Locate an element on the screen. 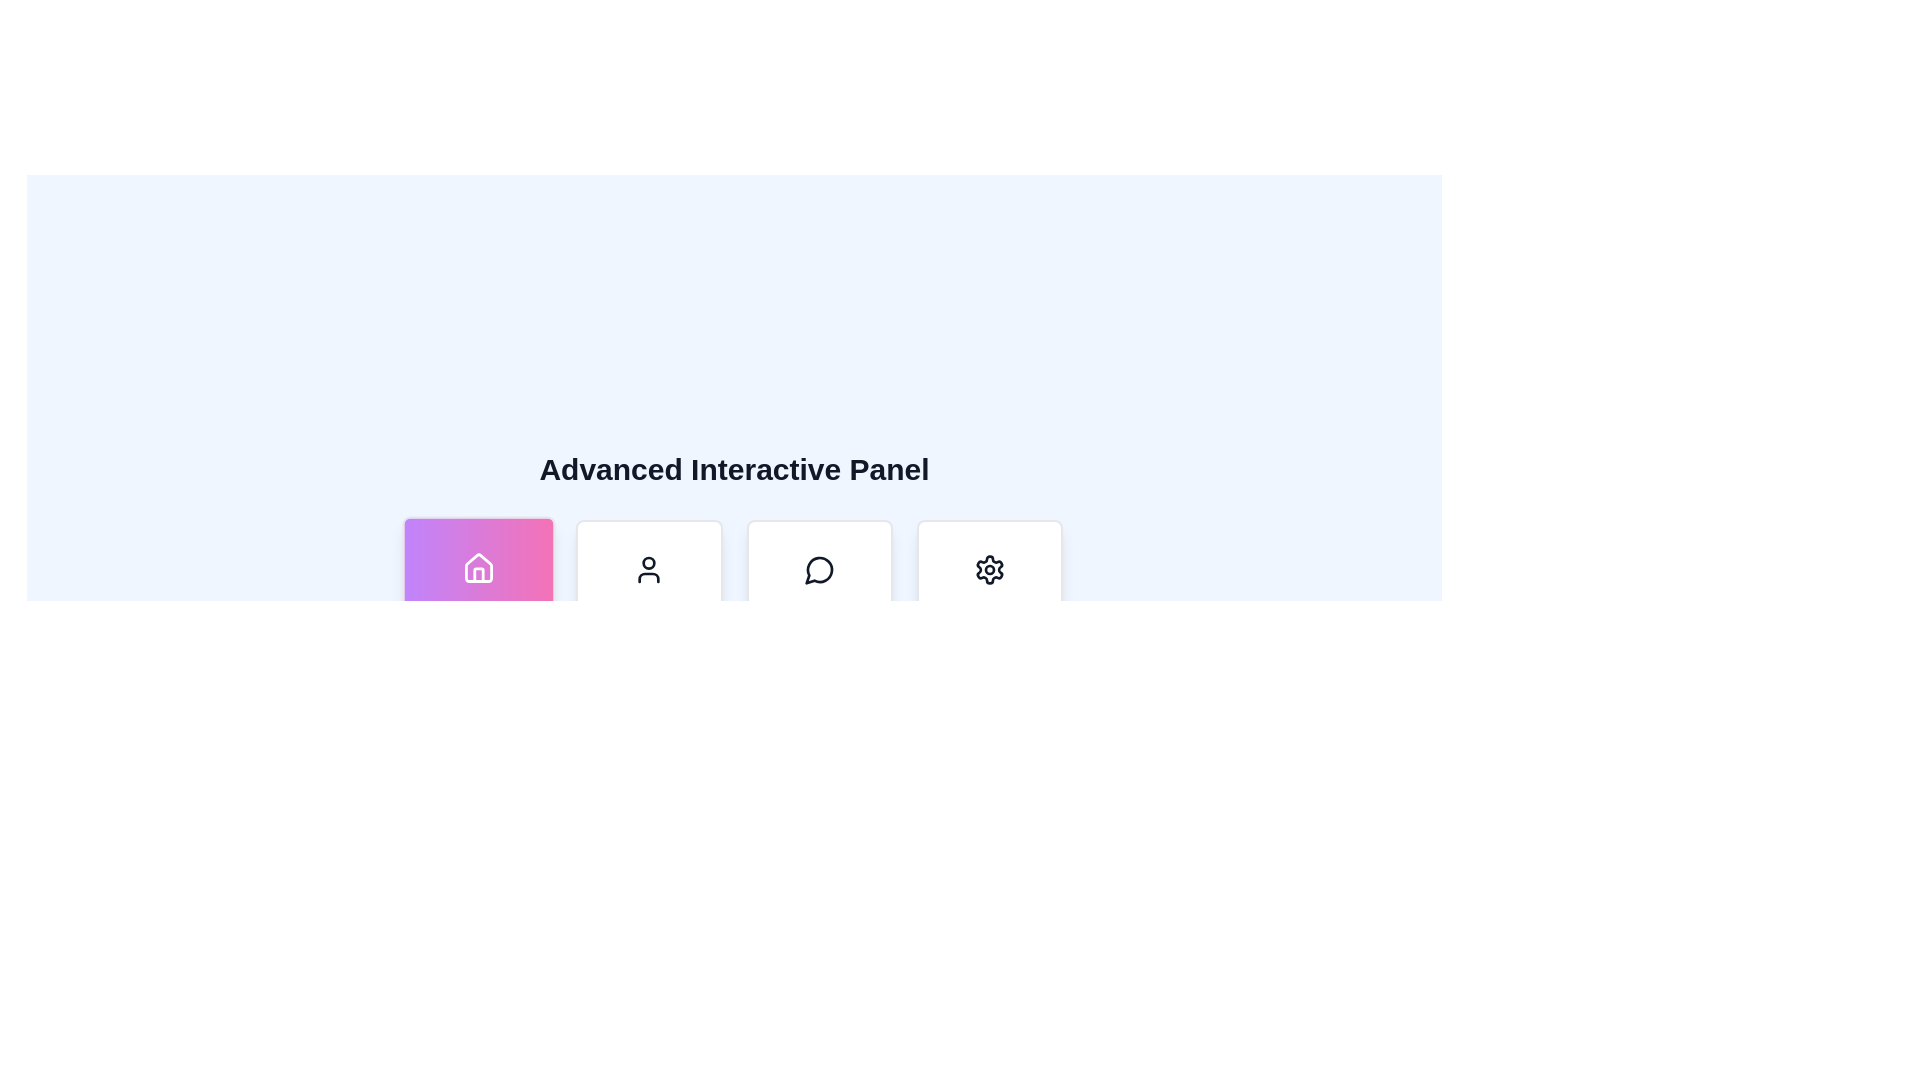 This screenshot has height=1080, width=1920. the settings navigation button located in the bottom-right portion of the grid, which follows the cards labeled 'Dashboard', 'Profile', and 'Messages' is located at coordinates (989, 590).